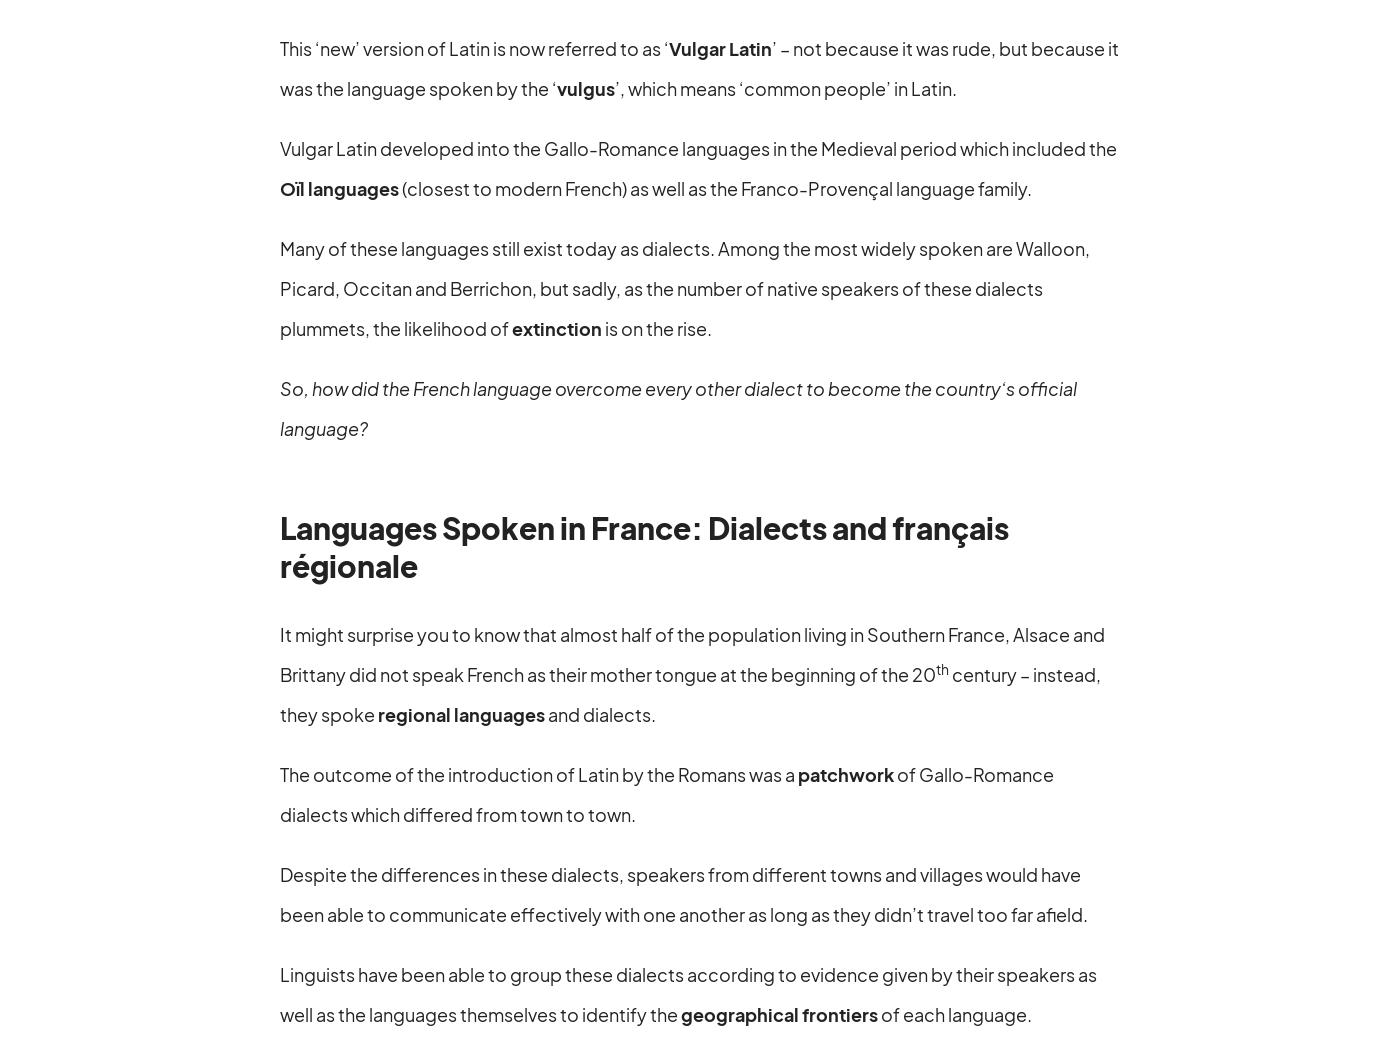 This screenshot has width=1400, height=1053. Describe the element at coordinates (684, 893) in the screenshot. I see `'Despite the differences in these dialects, speakers from different towns and villages would have been able to communicate effectively with one another as long as they didn’t travel too far afield.'` at that location.